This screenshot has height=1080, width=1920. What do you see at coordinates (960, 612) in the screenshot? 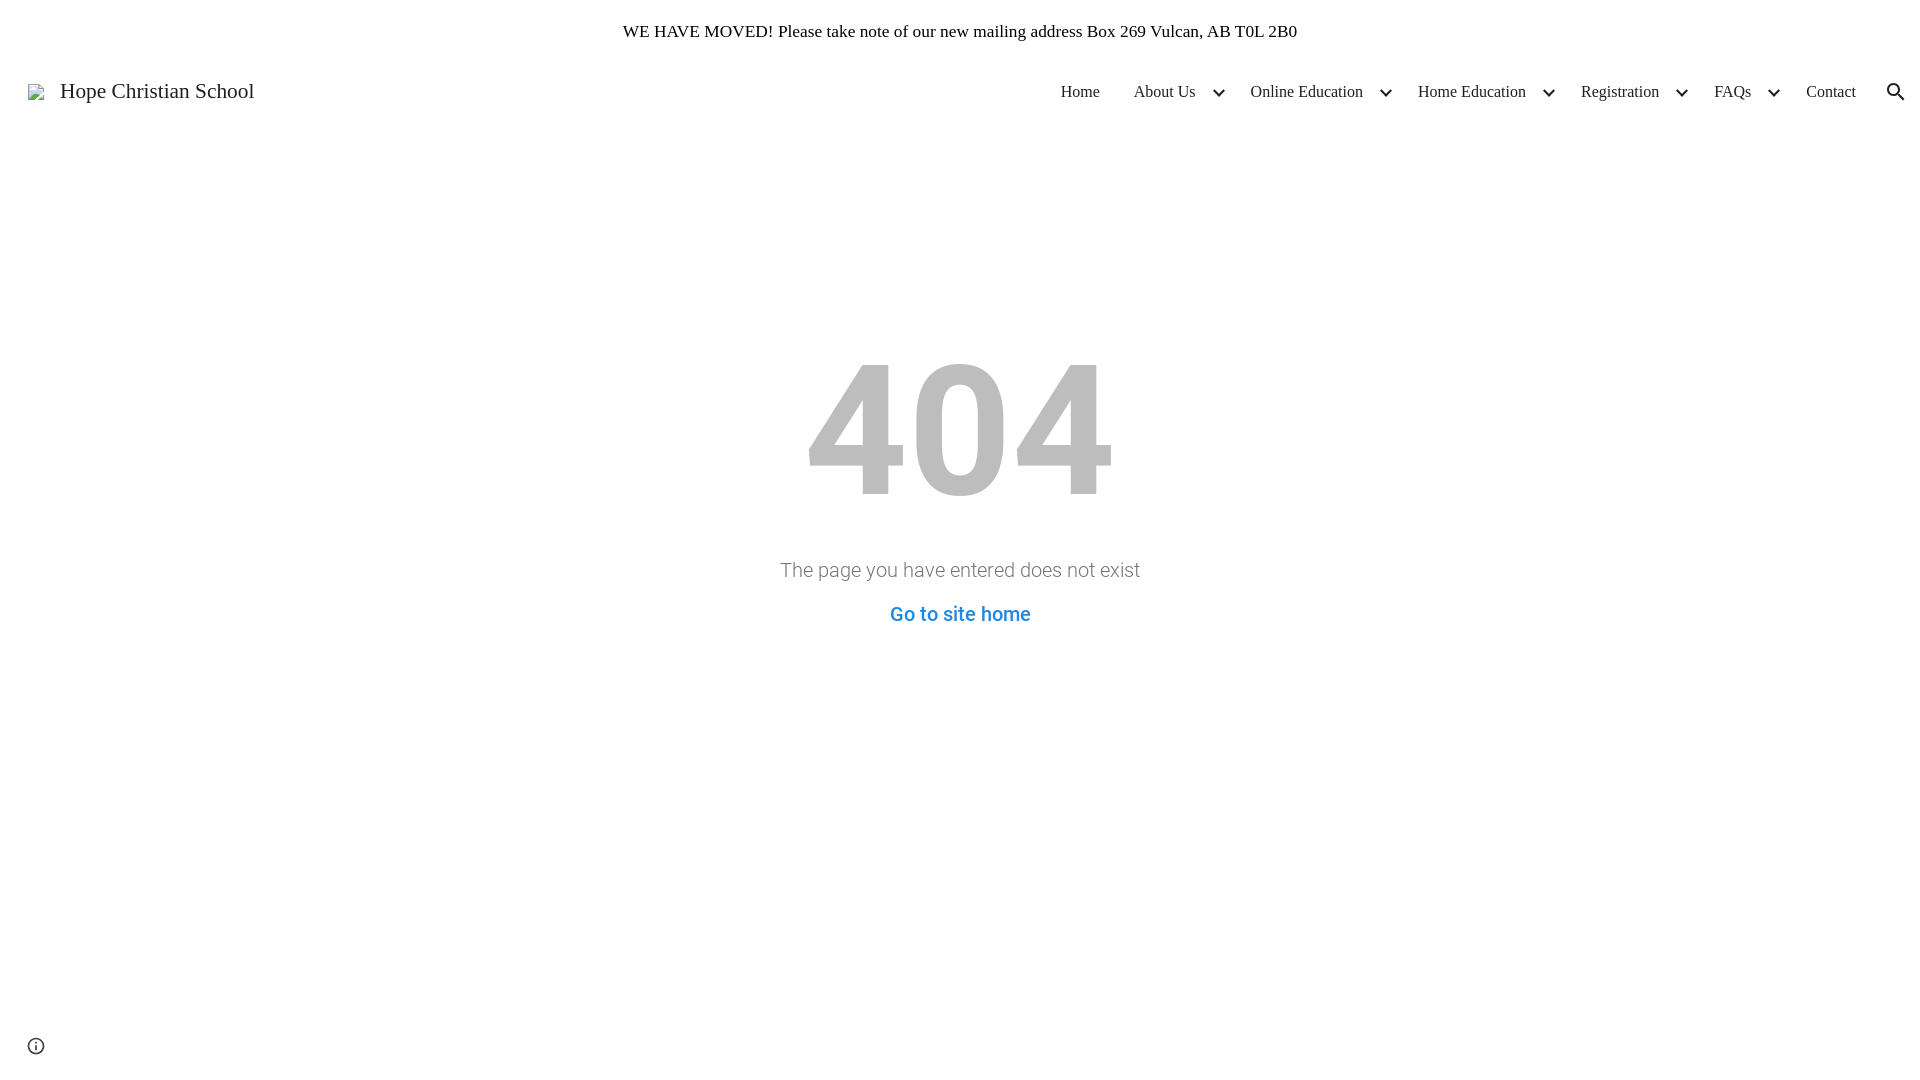
I see `'Go to site home'` at bounding box center [960, 612].